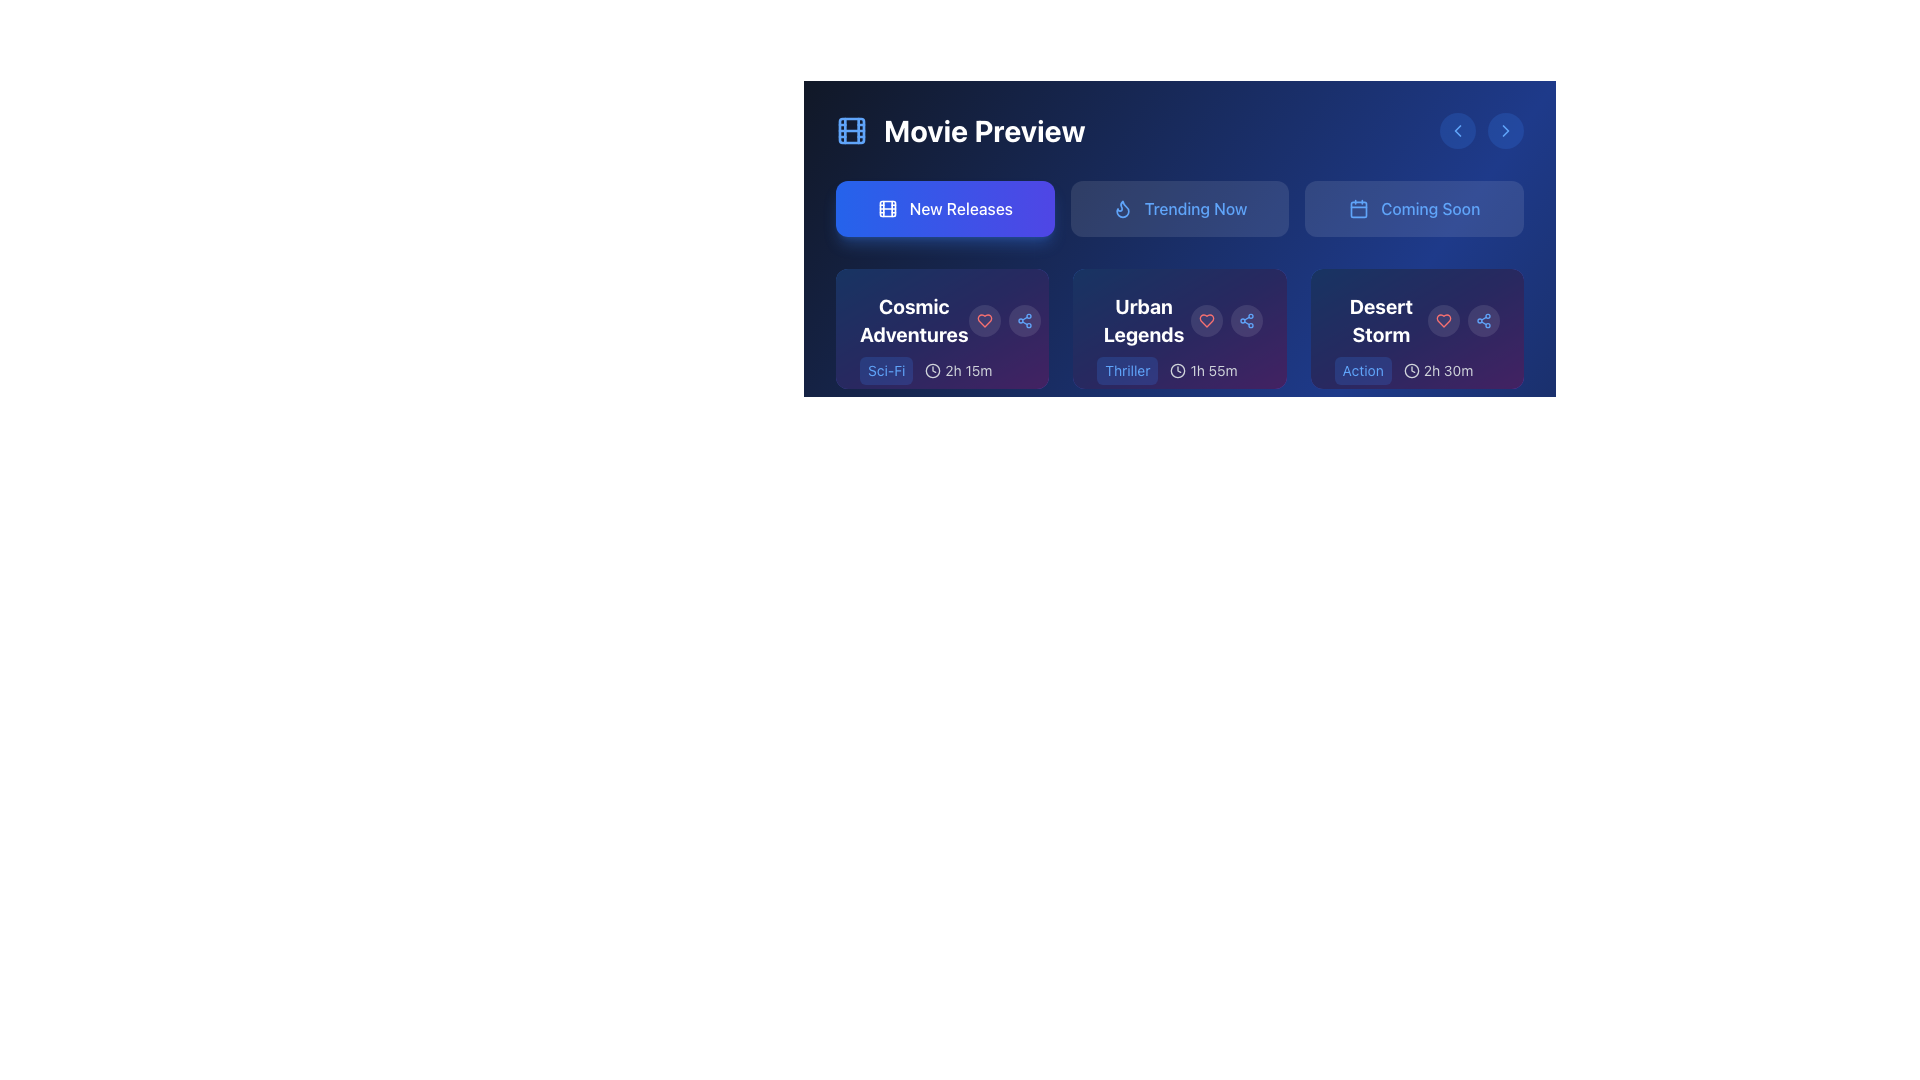 This screenshot has width=1920, height=1080. What do you see at coordinates (984, 319) in the screenshot?
I see `the red outlined heart icon indicating the 'favorite' or 'like' feature` at bounding box center [984, 319].